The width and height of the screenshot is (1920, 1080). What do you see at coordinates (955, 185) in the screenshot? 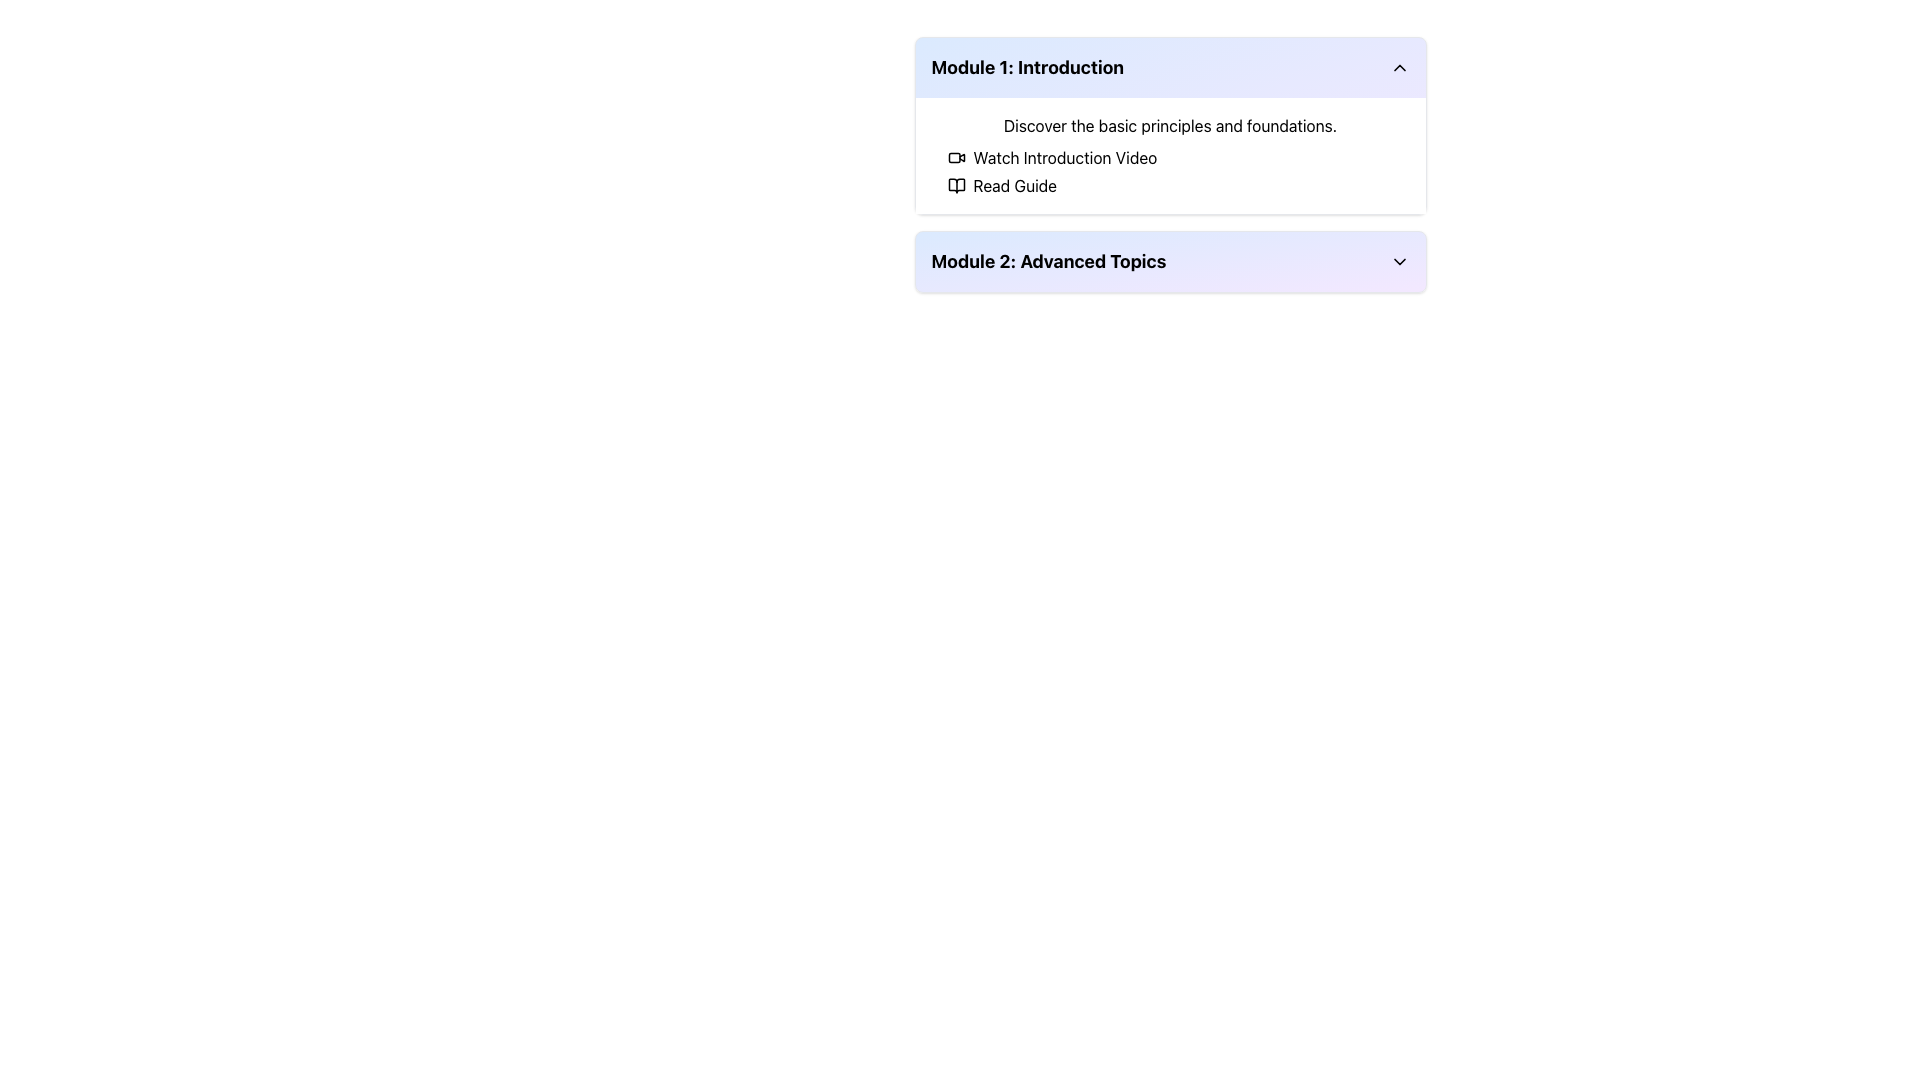
I see `the icon representing an open book located in the top-left corner of the 'Module 1: Introduction' section, adjacent to the 'Read Guide' action text` at bounding box center [955, 185].